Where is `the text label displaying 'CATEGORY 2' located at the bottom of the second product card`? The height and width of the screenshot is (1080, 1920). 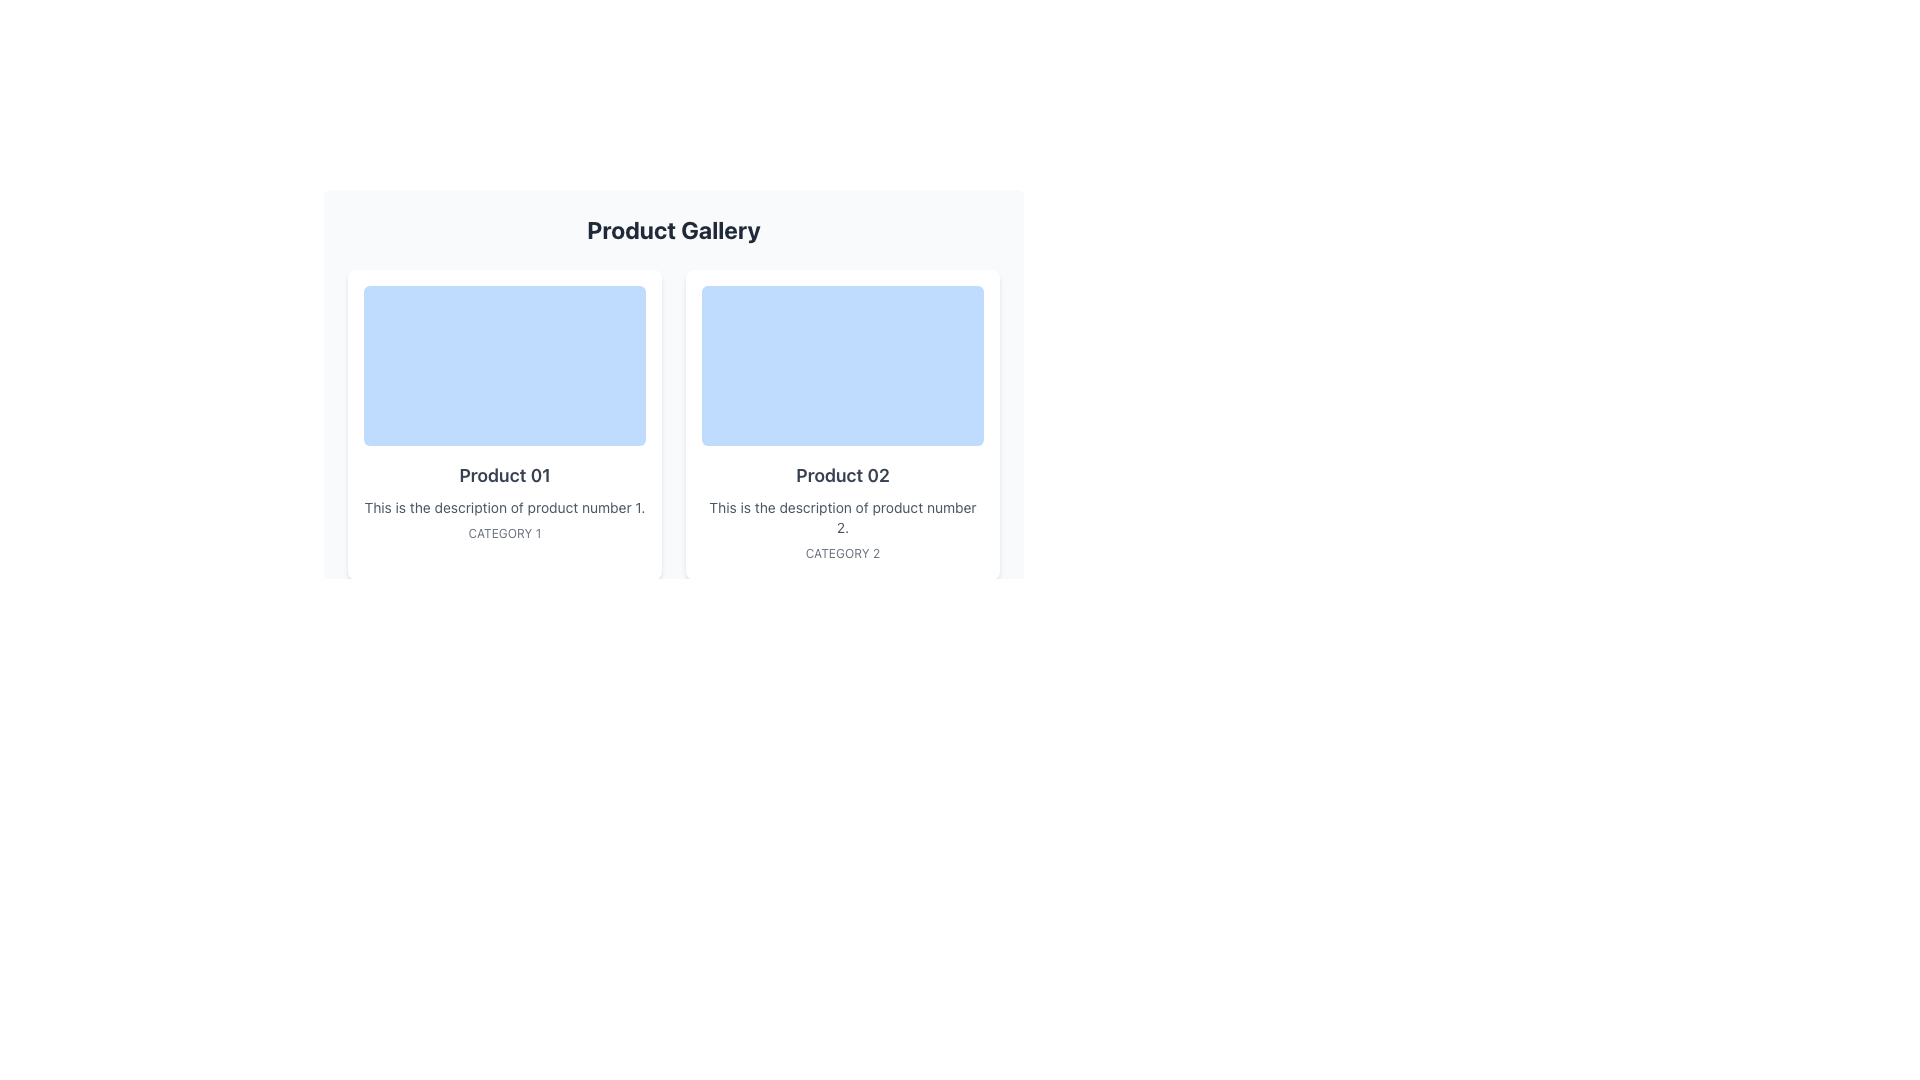
the text label displaying 'CATEGORY 2' located at the bottom of the second product card is located at coordinates (843, 554).